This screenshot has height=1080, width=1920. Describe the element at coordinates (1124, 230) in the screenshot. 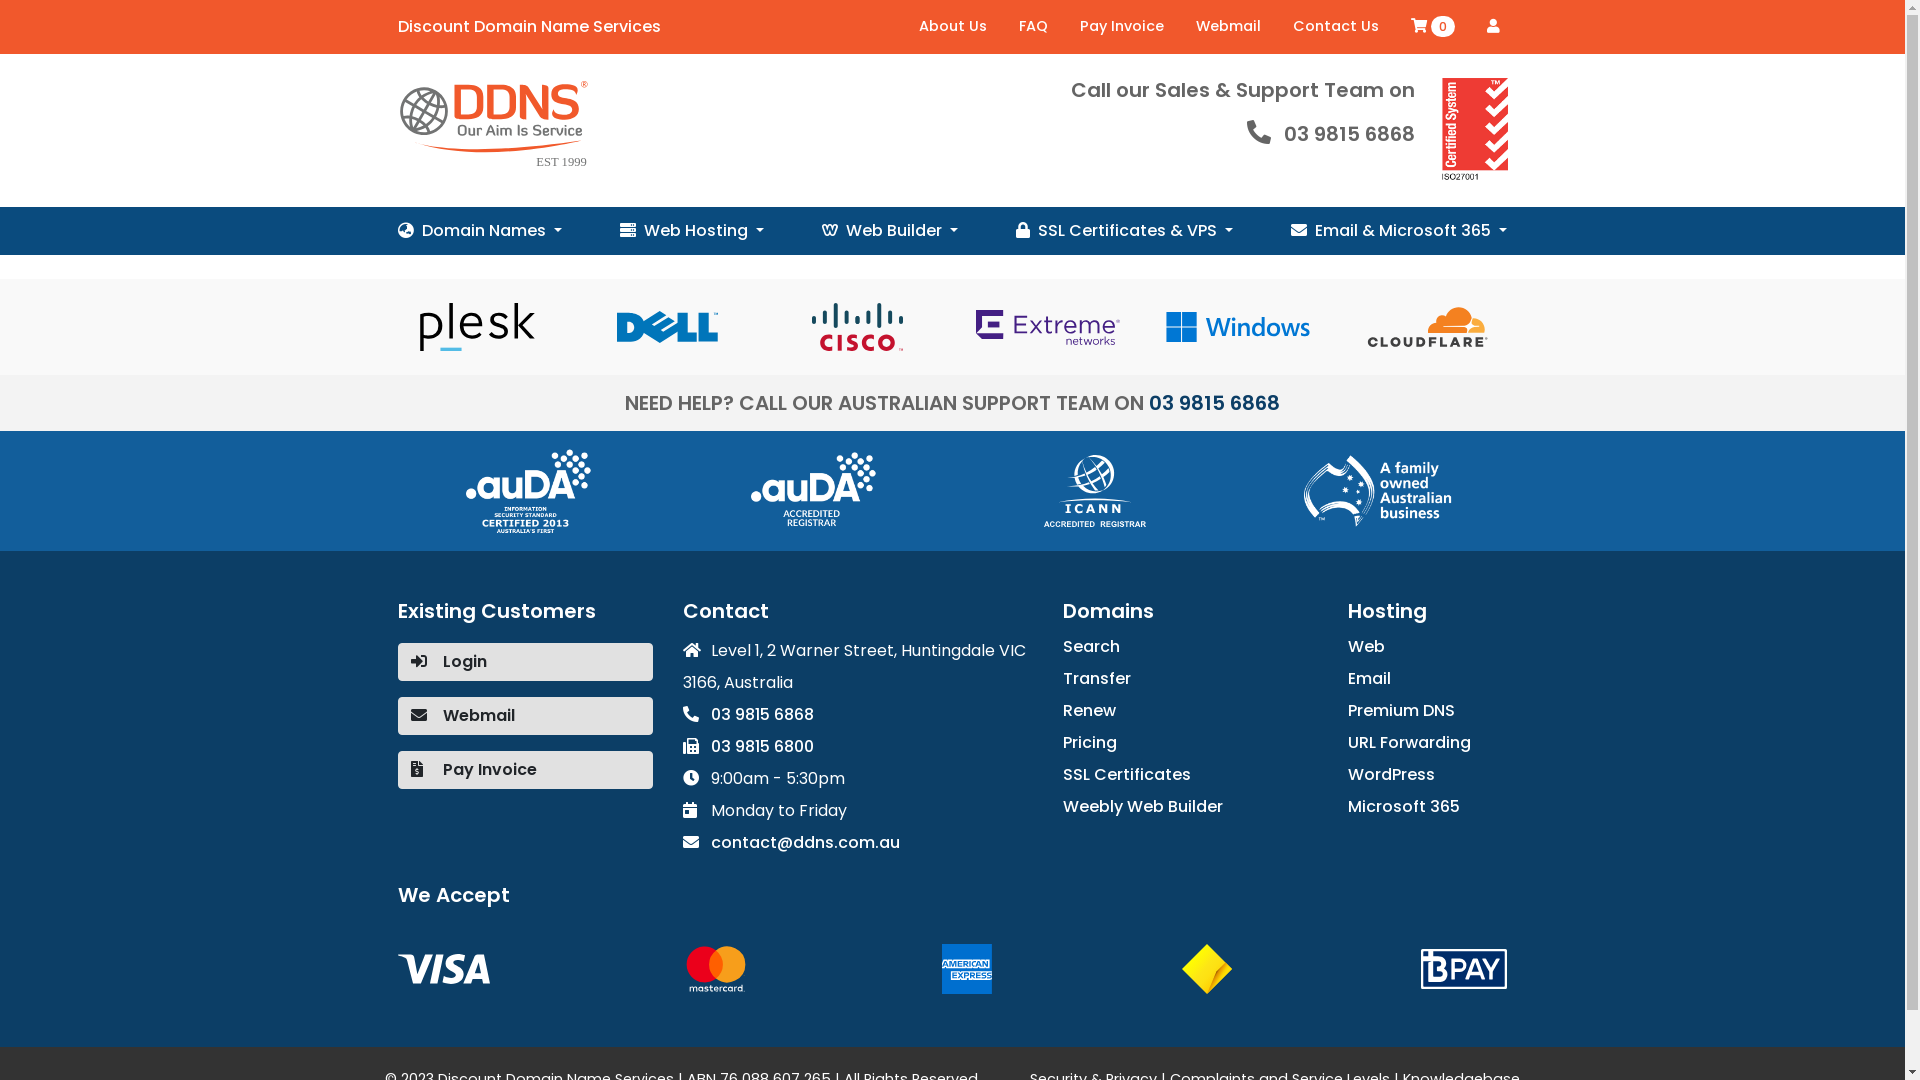

I see `'SSL Certificates & VPS'` at that location.